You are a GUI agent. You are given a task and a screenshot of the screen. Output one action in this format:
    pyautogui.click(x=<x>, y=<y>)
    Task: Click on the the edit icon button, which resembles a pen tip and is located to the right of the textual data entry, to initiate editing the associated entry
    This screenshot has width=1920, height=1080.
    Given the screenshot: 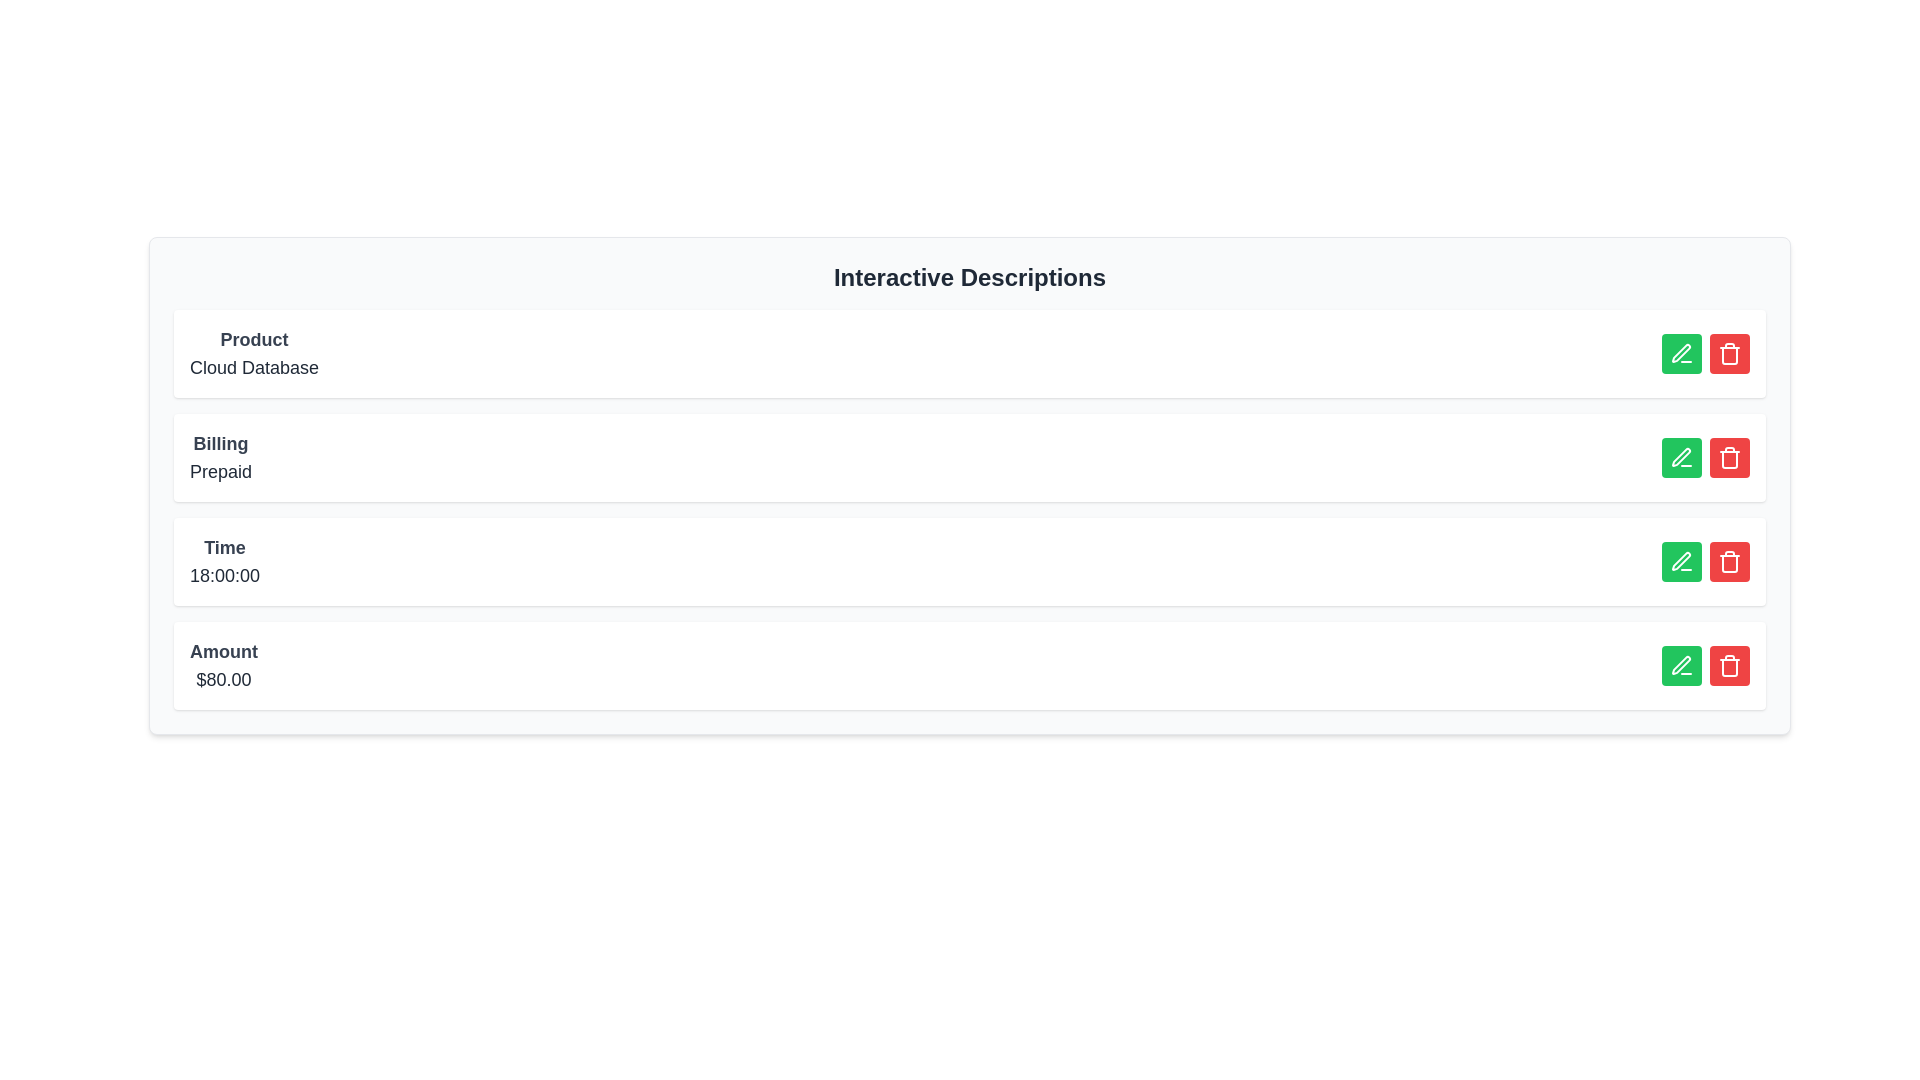 What is the action you would take?
    pyautogui.click(x=1680, y=457)
    